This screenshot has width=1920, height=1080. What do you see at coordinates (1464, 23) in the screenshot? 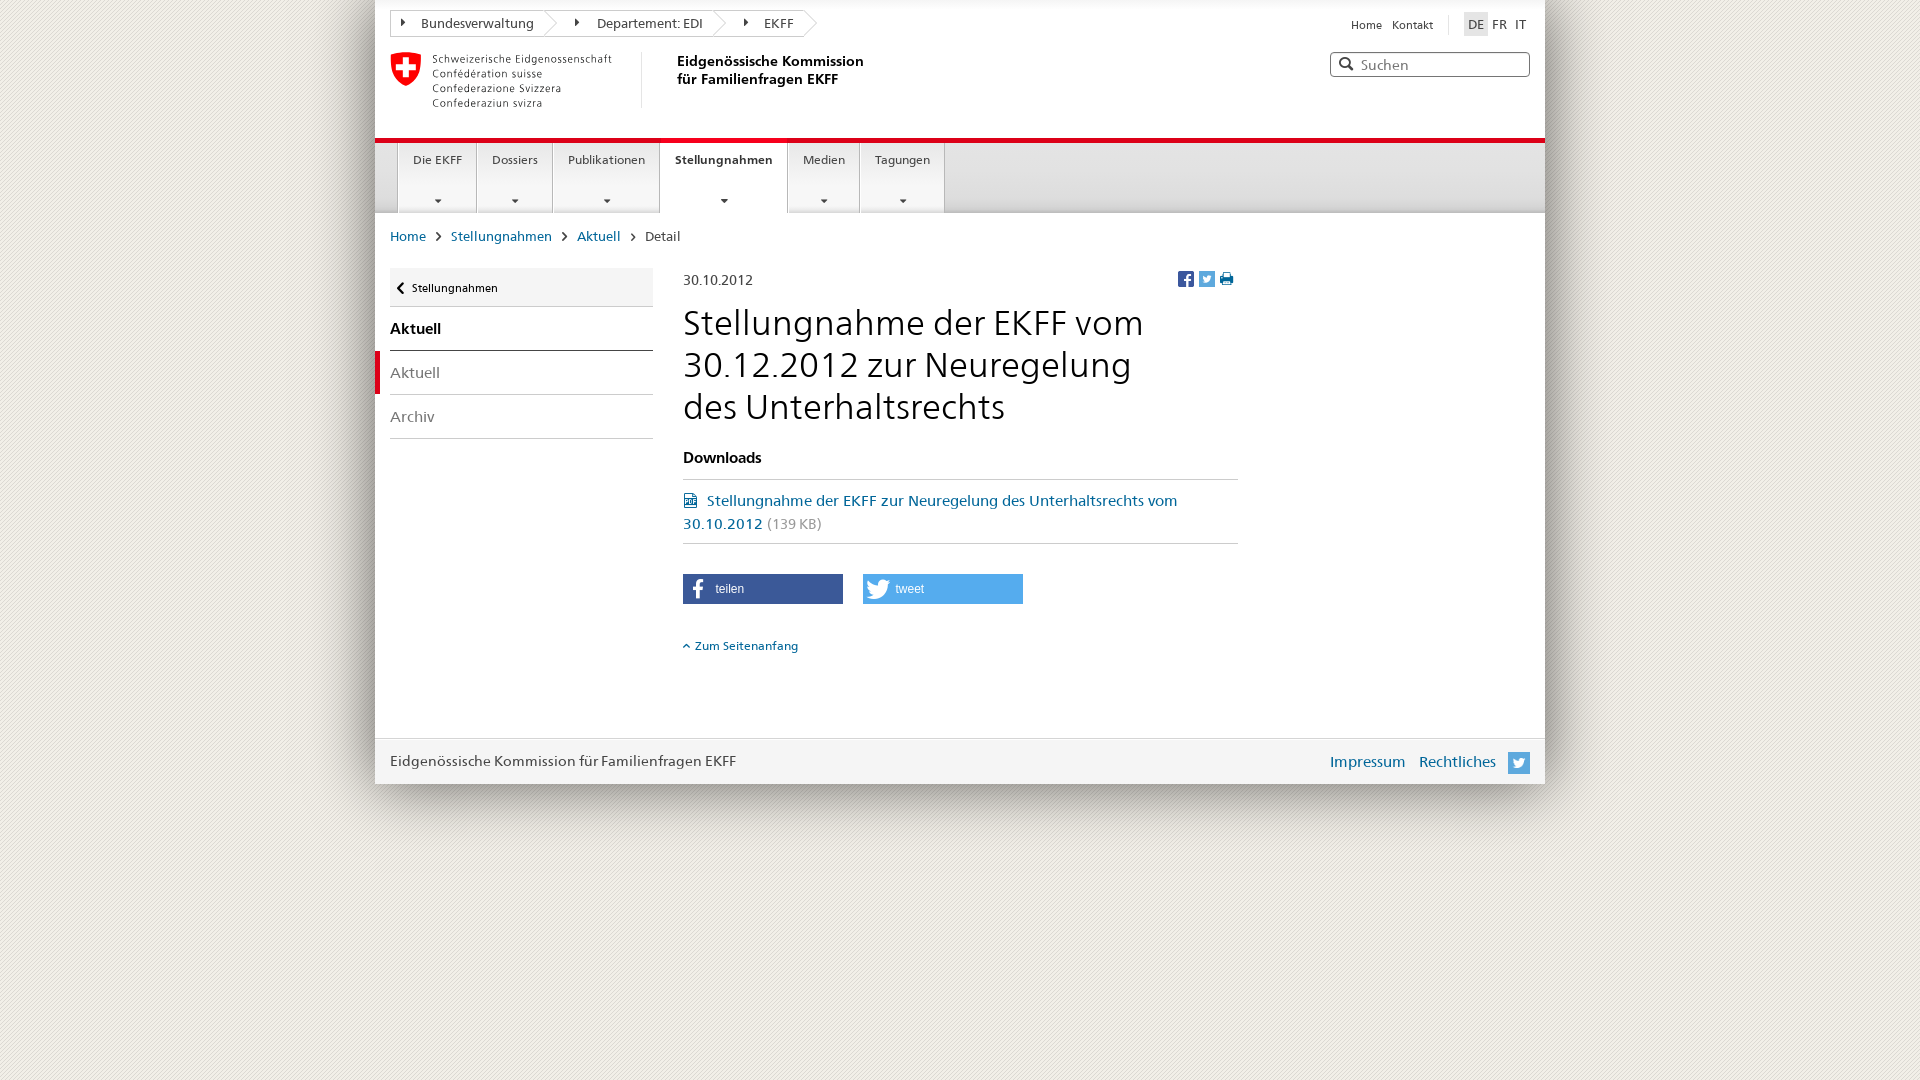
I see `'DE'` at bounding box center [1464, 23].